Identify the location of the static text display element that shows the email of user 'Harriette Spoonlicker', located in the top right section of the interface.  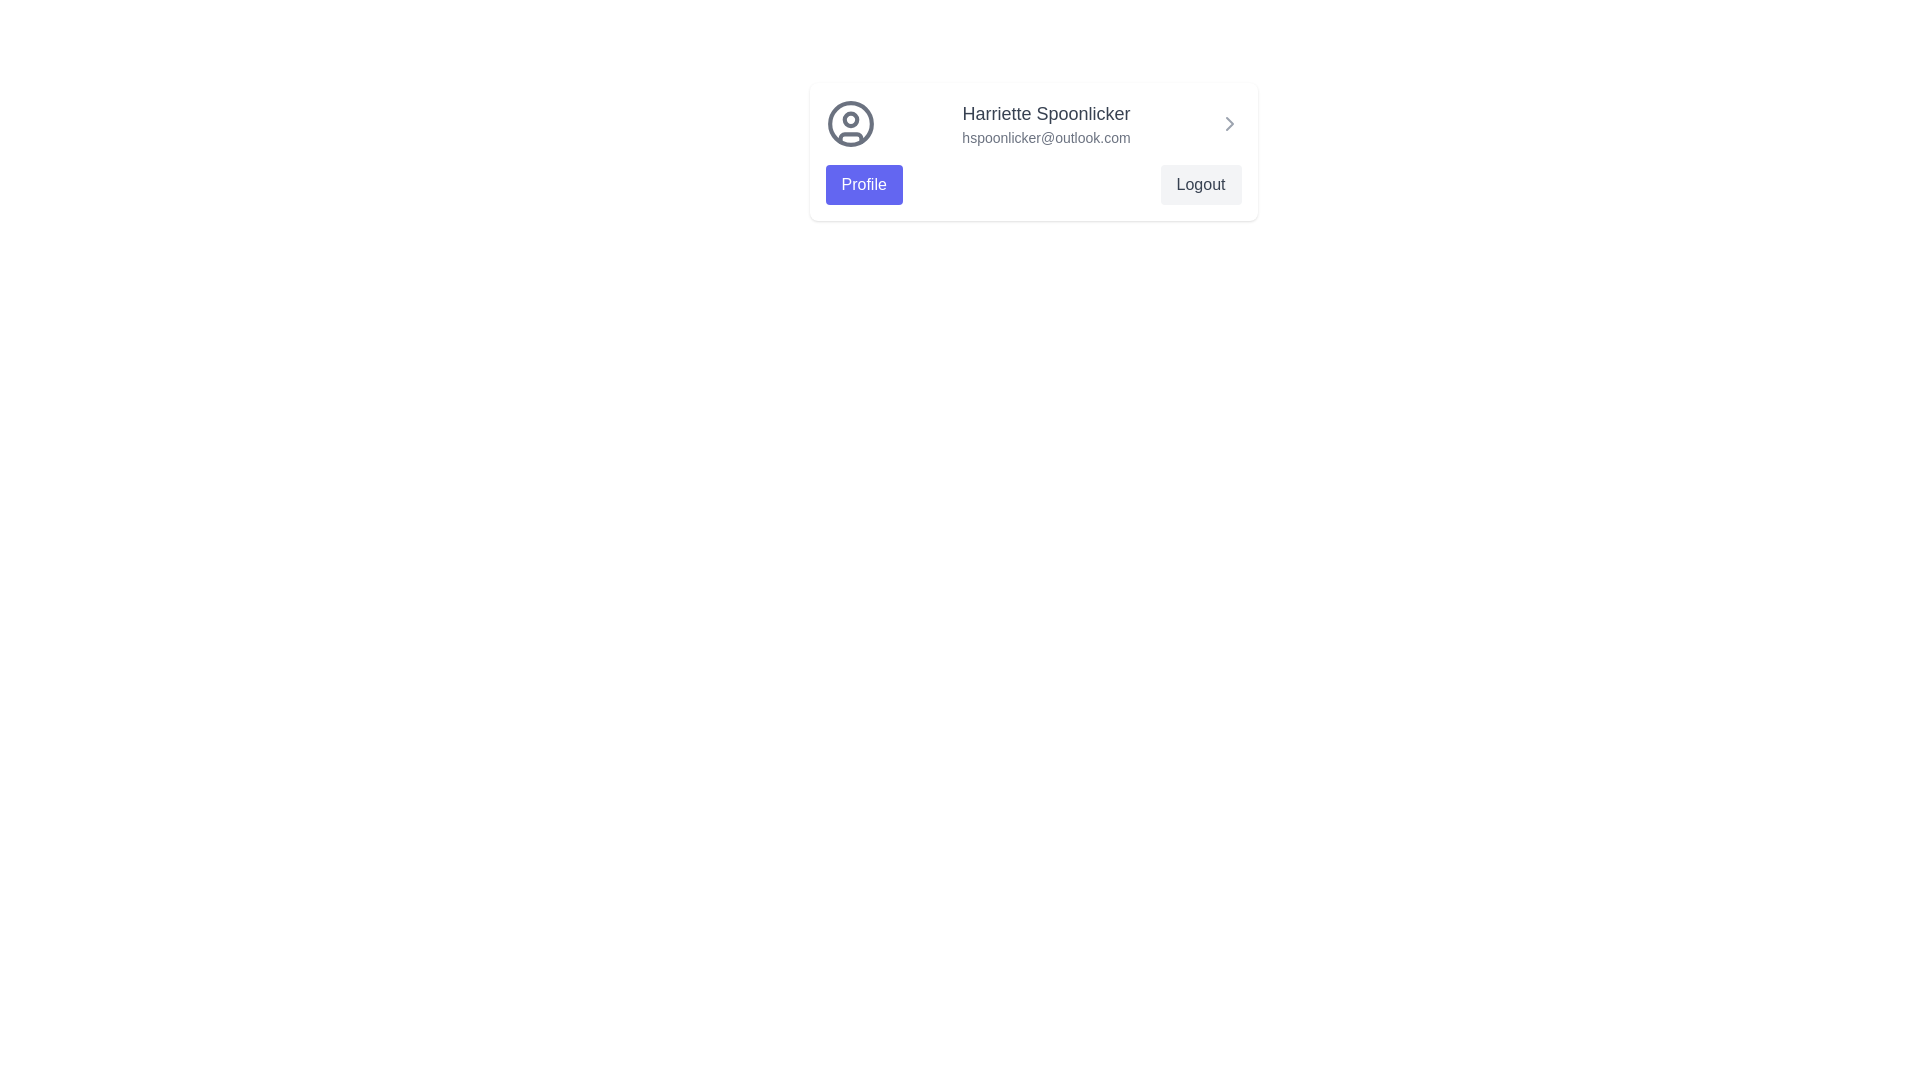
(1045, 137).